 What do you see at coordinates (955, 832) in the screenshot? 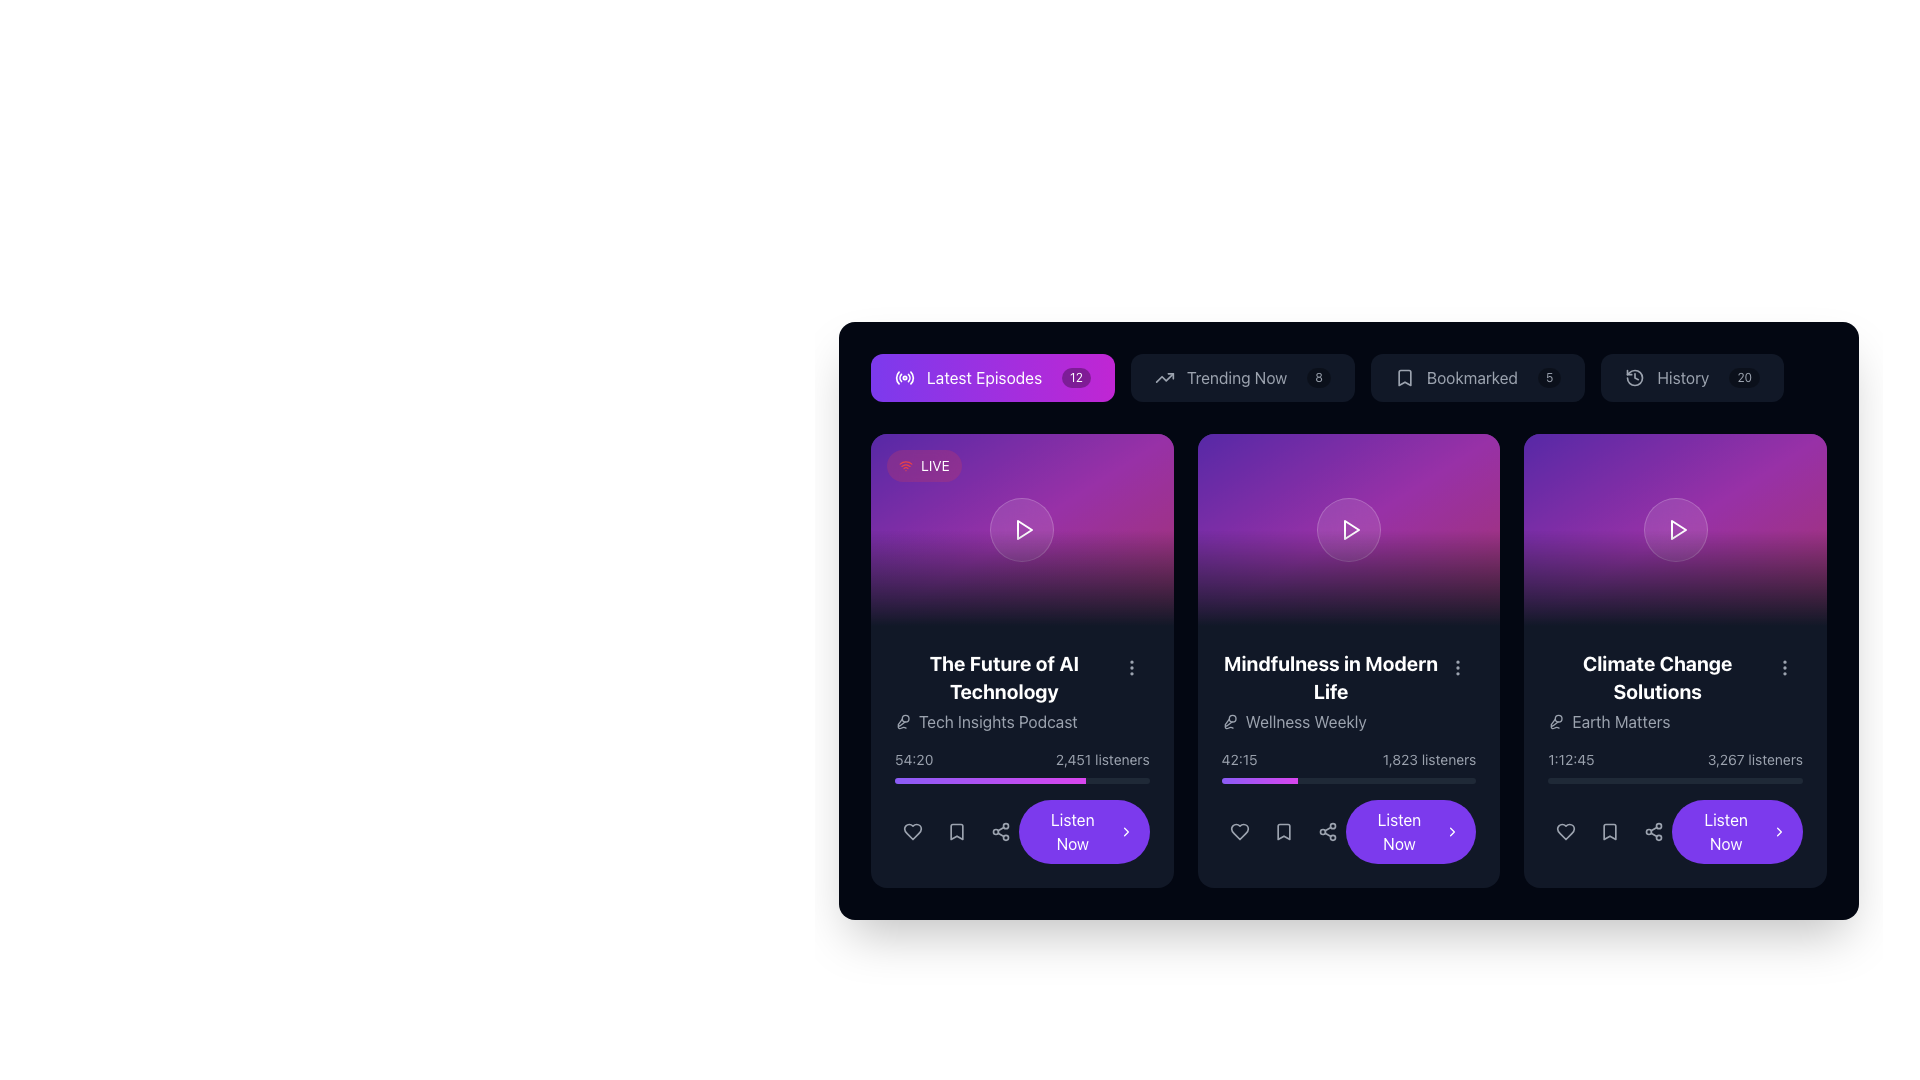
I see `the bookmark button located as the second icon in the horizontal group under the card labeled 'The Future of AI Technology'` at bounding box center [955, 832].